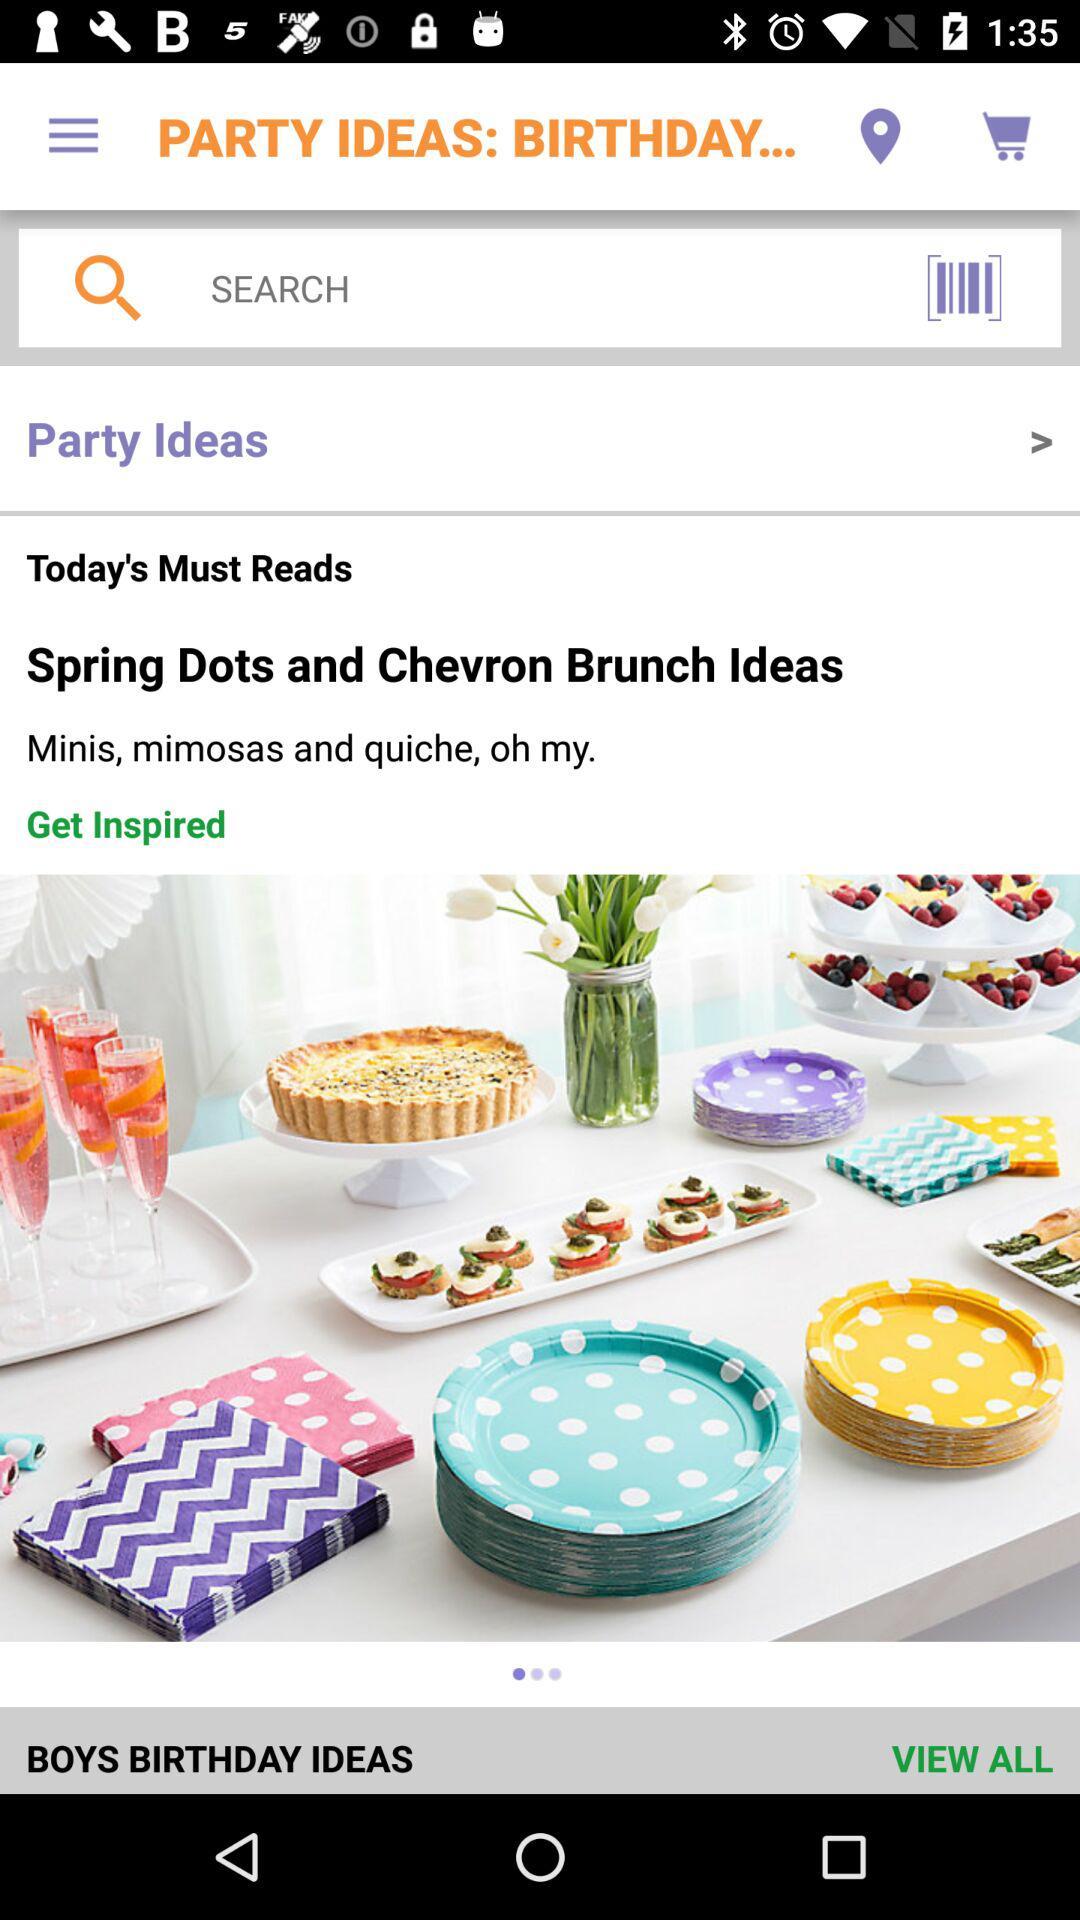 The width and height of the screenshot is (1080, 1920). What do you see at coordinates (879, 135) in the screenshot?
I see `app to the right of the party ideas birthday` at bounding box center [879, 135].